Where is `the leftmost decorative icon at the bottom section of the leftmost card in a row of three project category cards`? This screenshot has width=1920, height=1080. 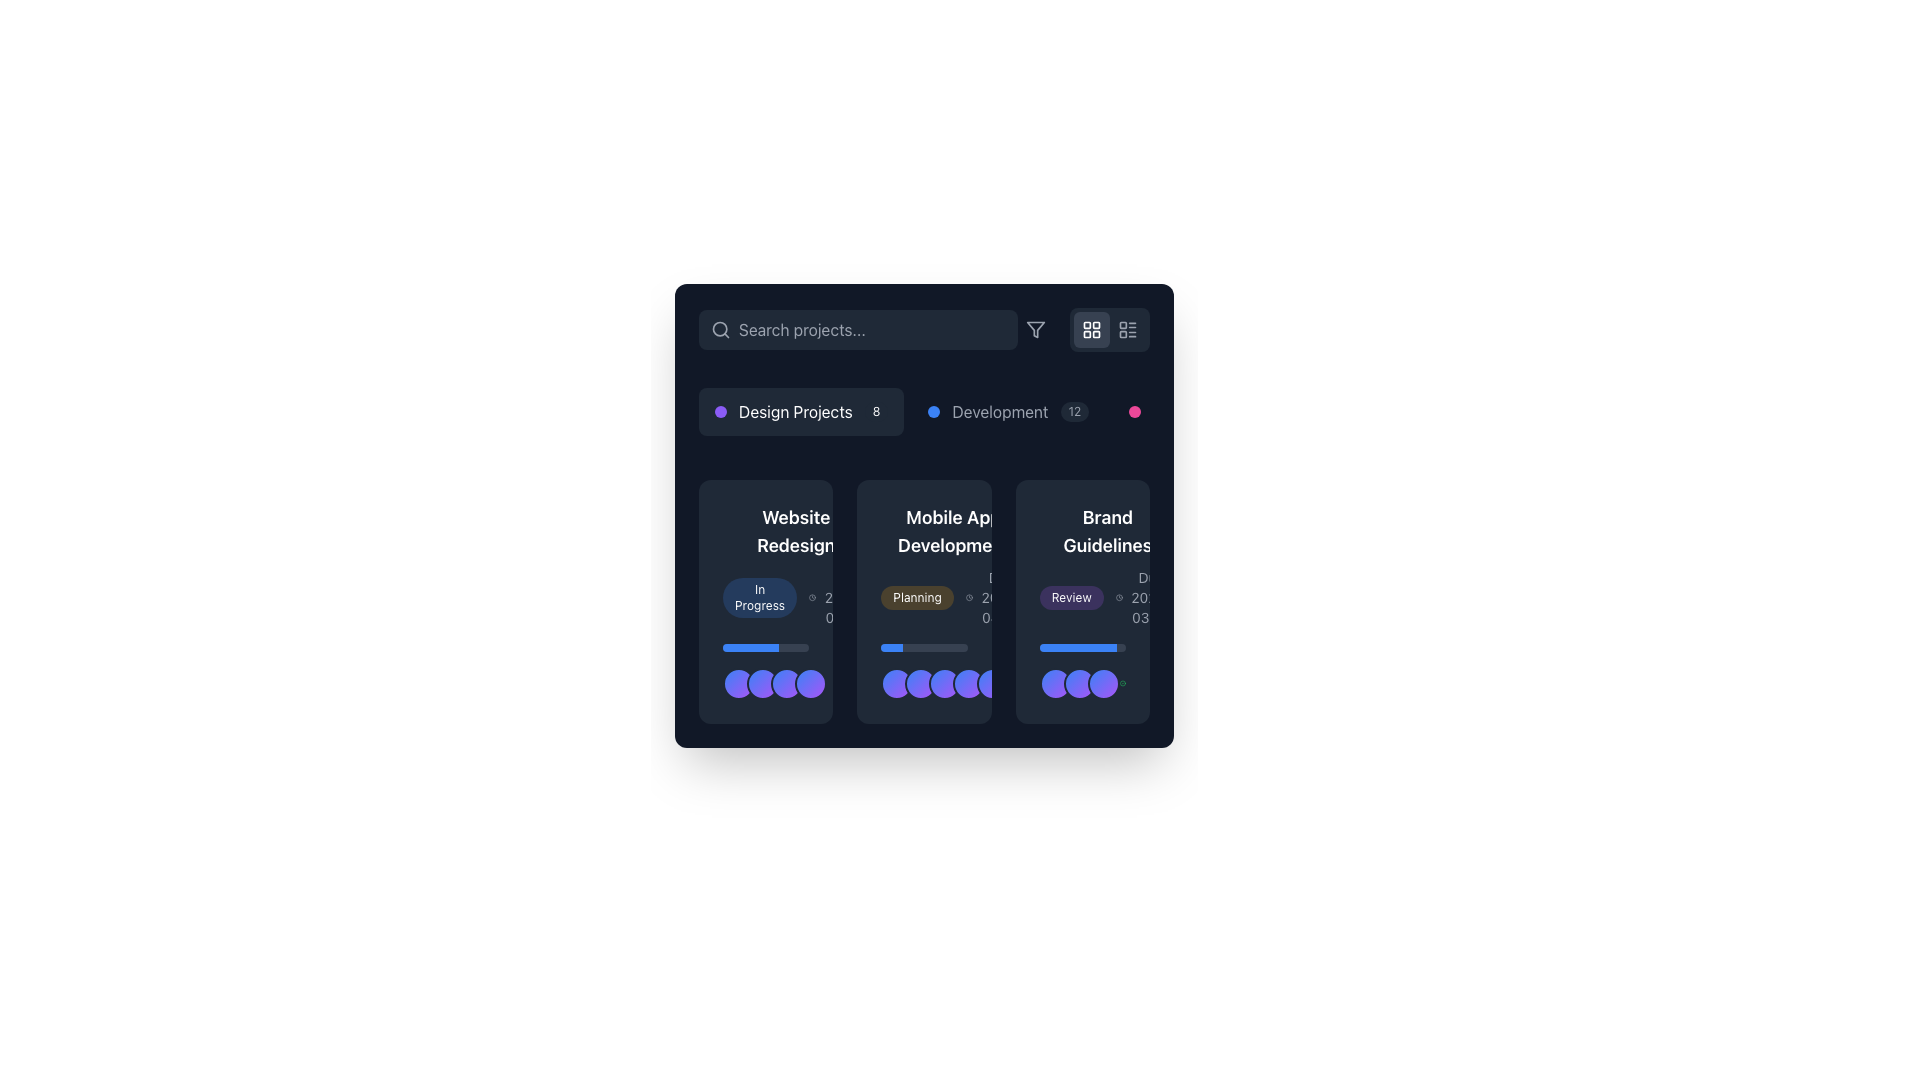 the leftmost decorative icon at the bottom section of the leftmost card in a row of three project category cards is located at coordinates (738, 682).